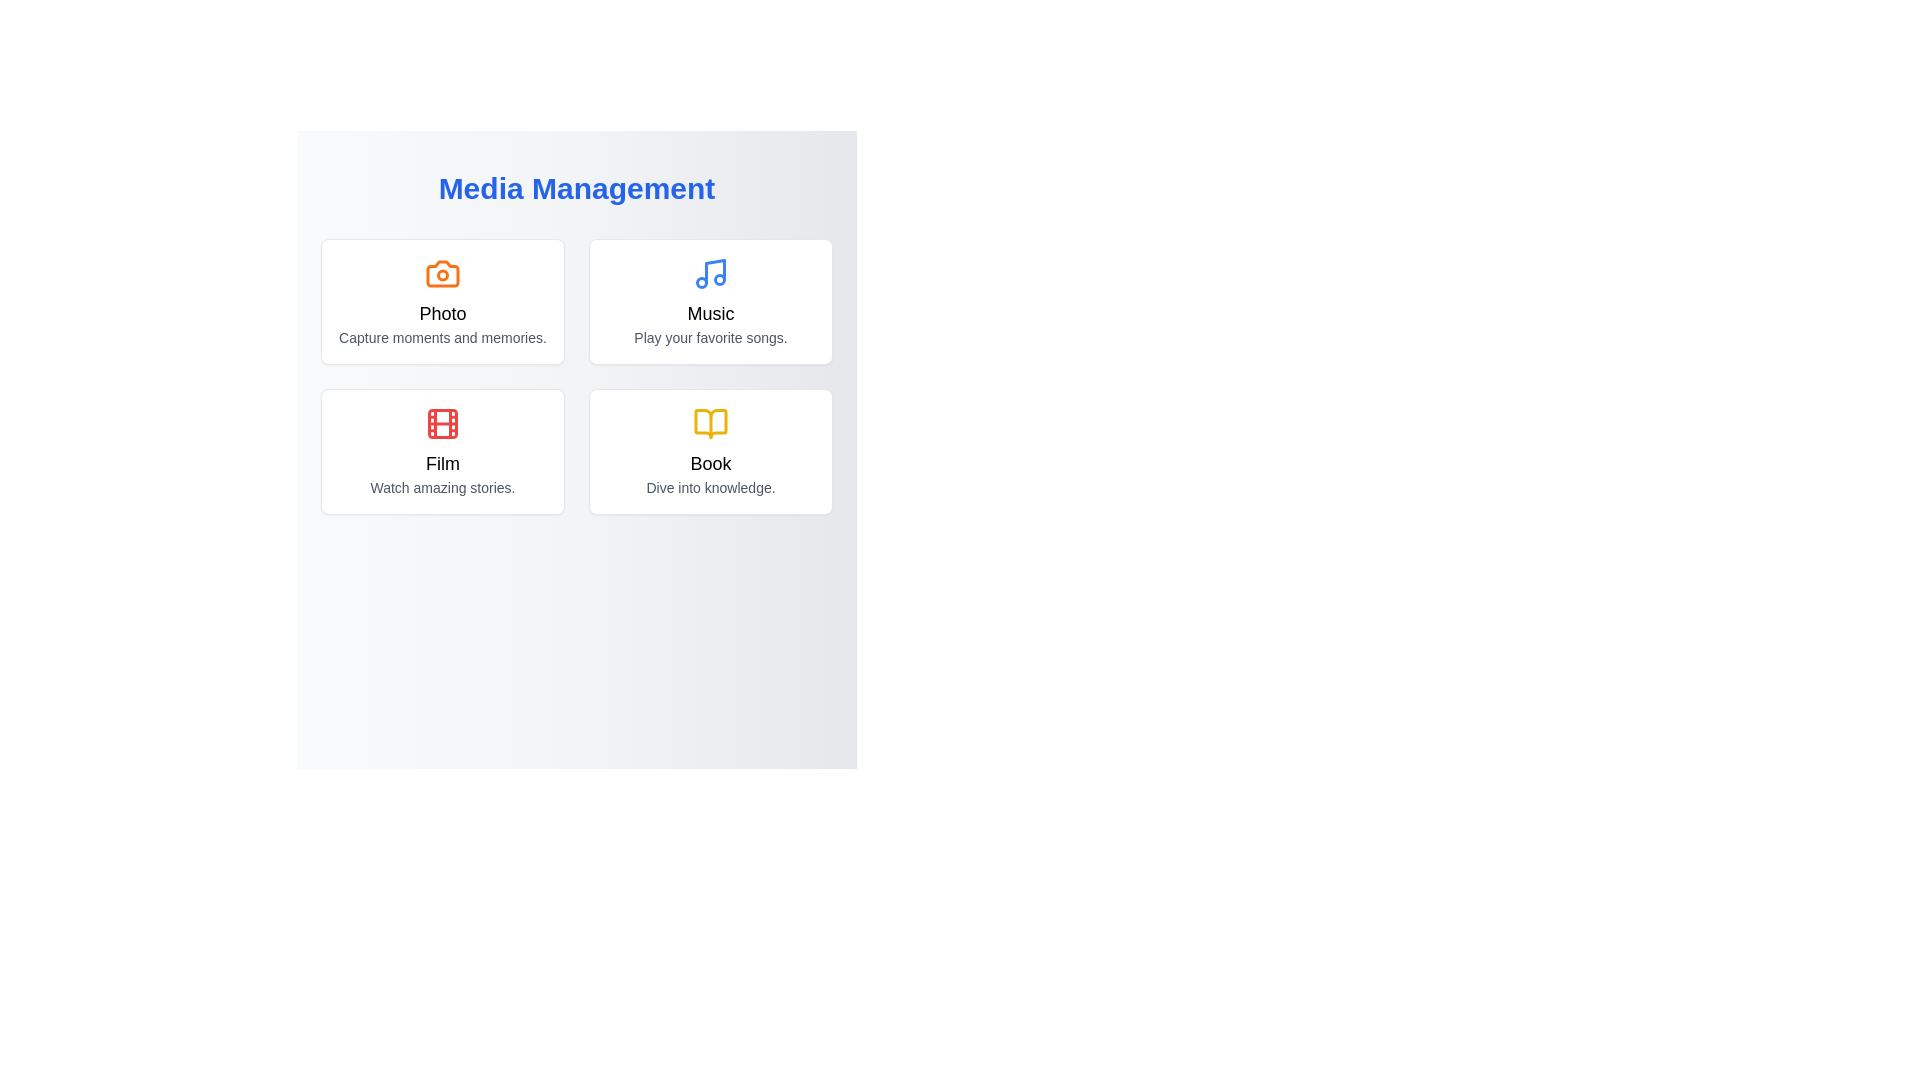  I want to click on the circular shape of the 'Music' icon, which is a blue musical note with small circular elements, located in the left-bottom position of the 'Music' card, so click(701, 282).